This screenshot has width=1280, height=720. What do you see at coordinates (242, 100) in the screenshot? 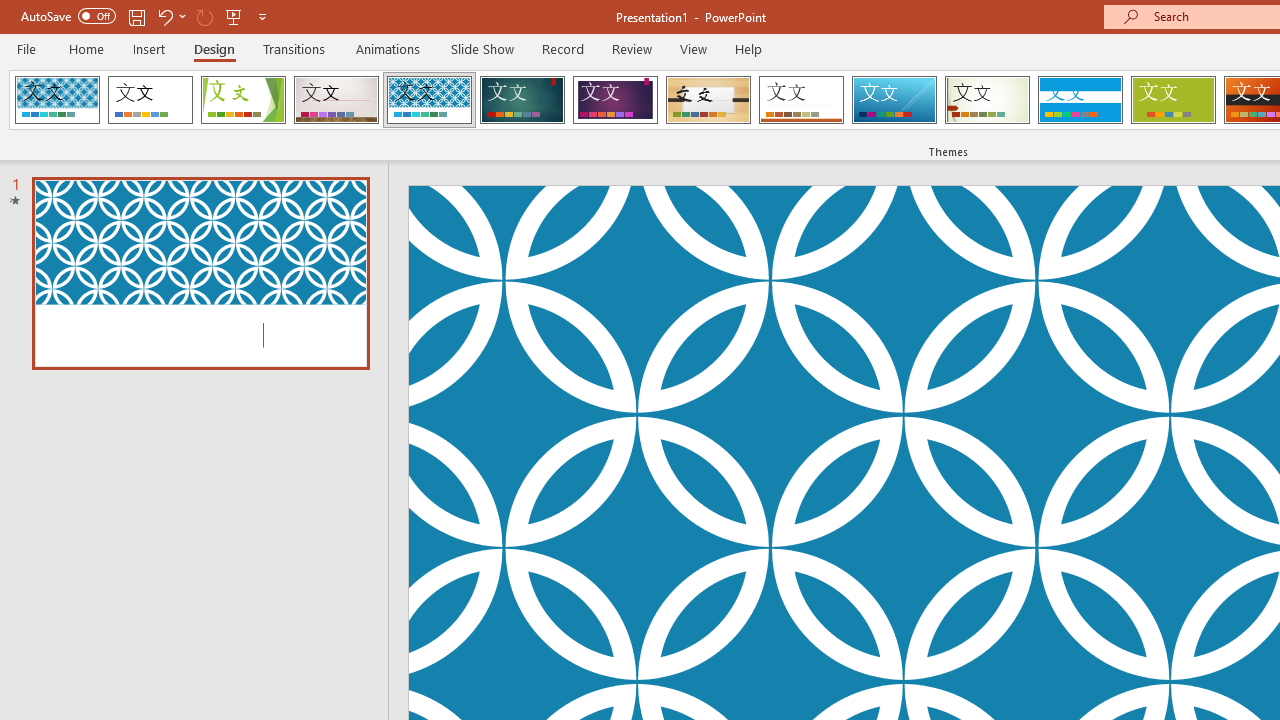
I see `'Facet'` at bounding box center [242, 100].